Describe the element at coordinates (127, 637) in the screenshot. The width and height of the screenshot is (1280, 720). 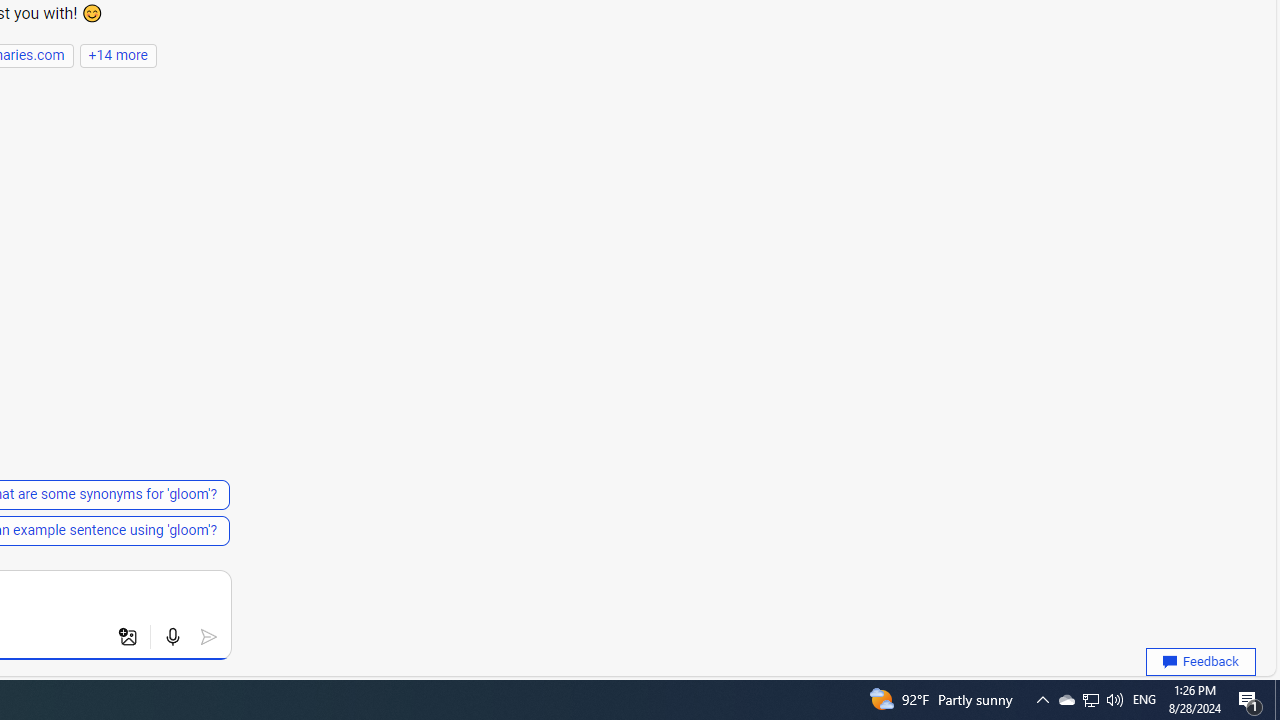
I see `'Add an image to search'` at that location.